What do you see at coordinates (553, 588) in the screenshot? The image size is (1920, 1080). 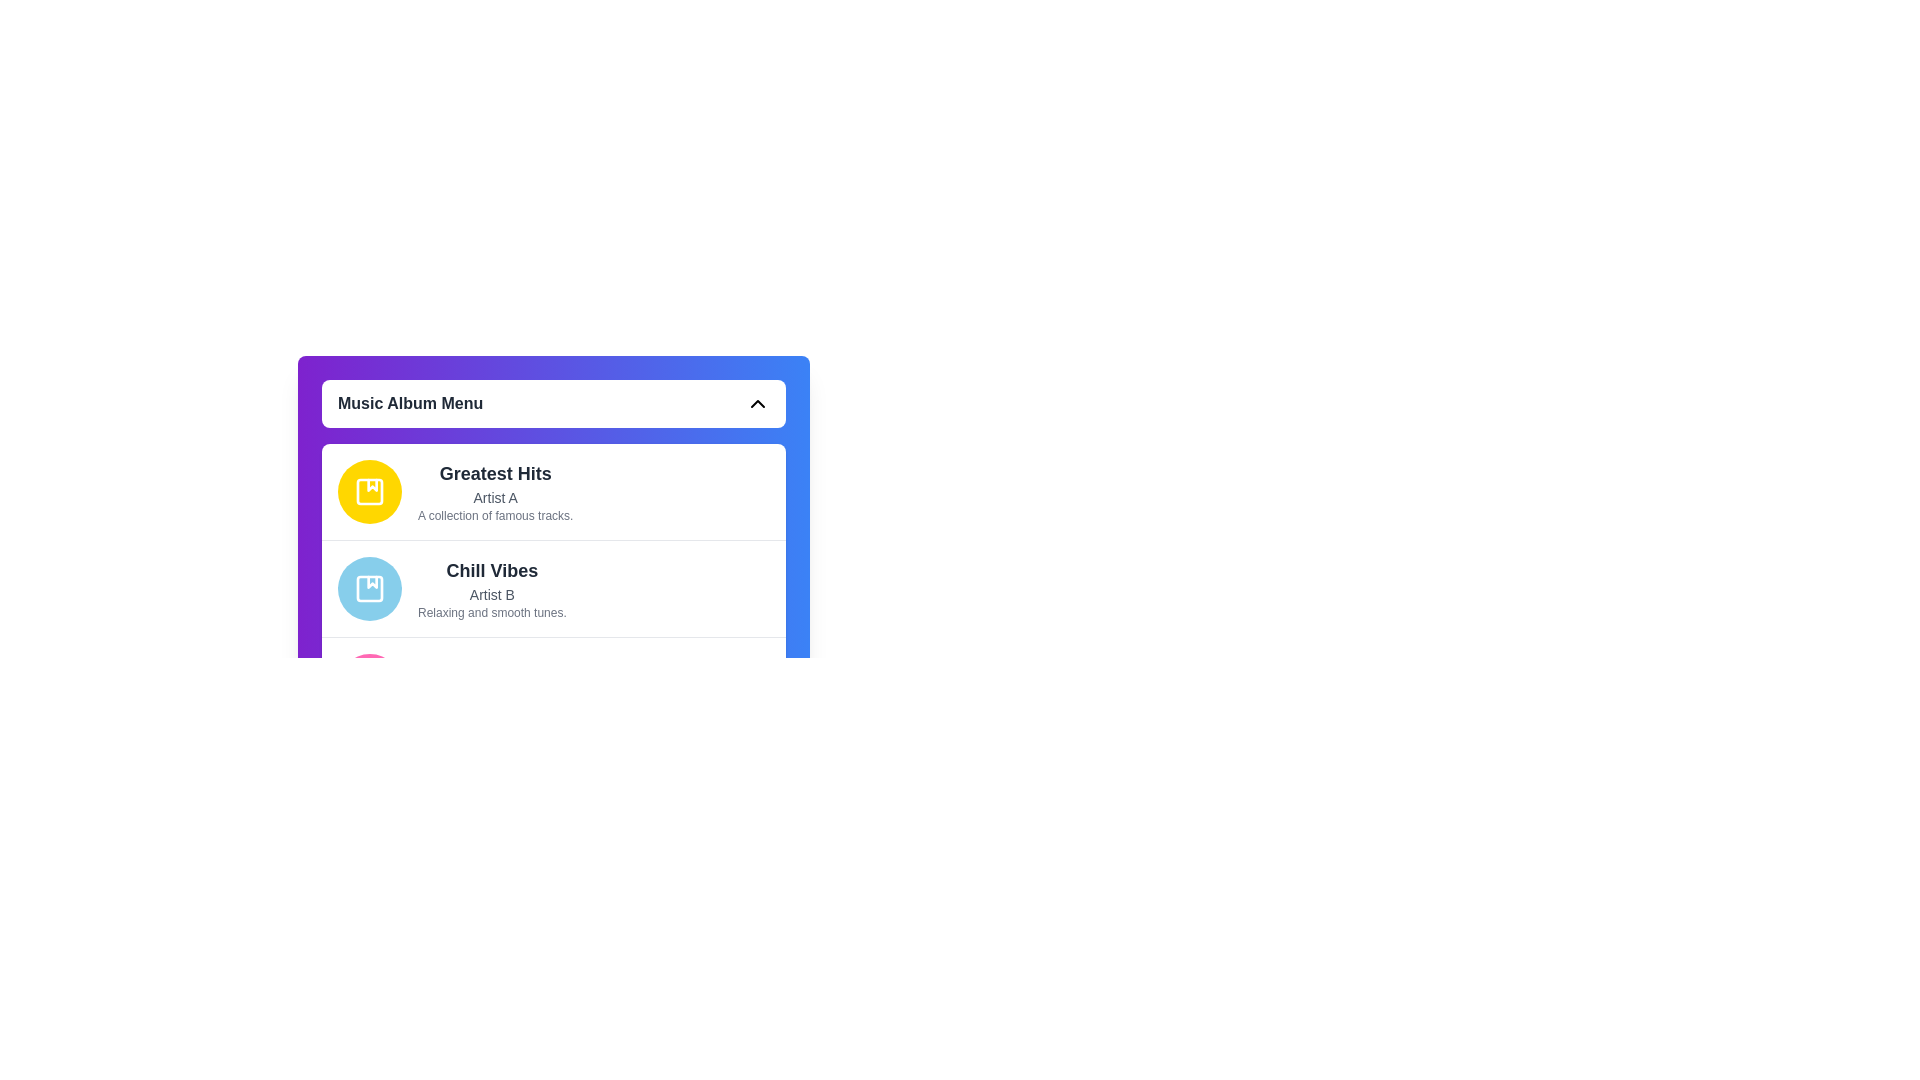 I see `the album Chill Vibes from the list` at bounding box center [553, 588].